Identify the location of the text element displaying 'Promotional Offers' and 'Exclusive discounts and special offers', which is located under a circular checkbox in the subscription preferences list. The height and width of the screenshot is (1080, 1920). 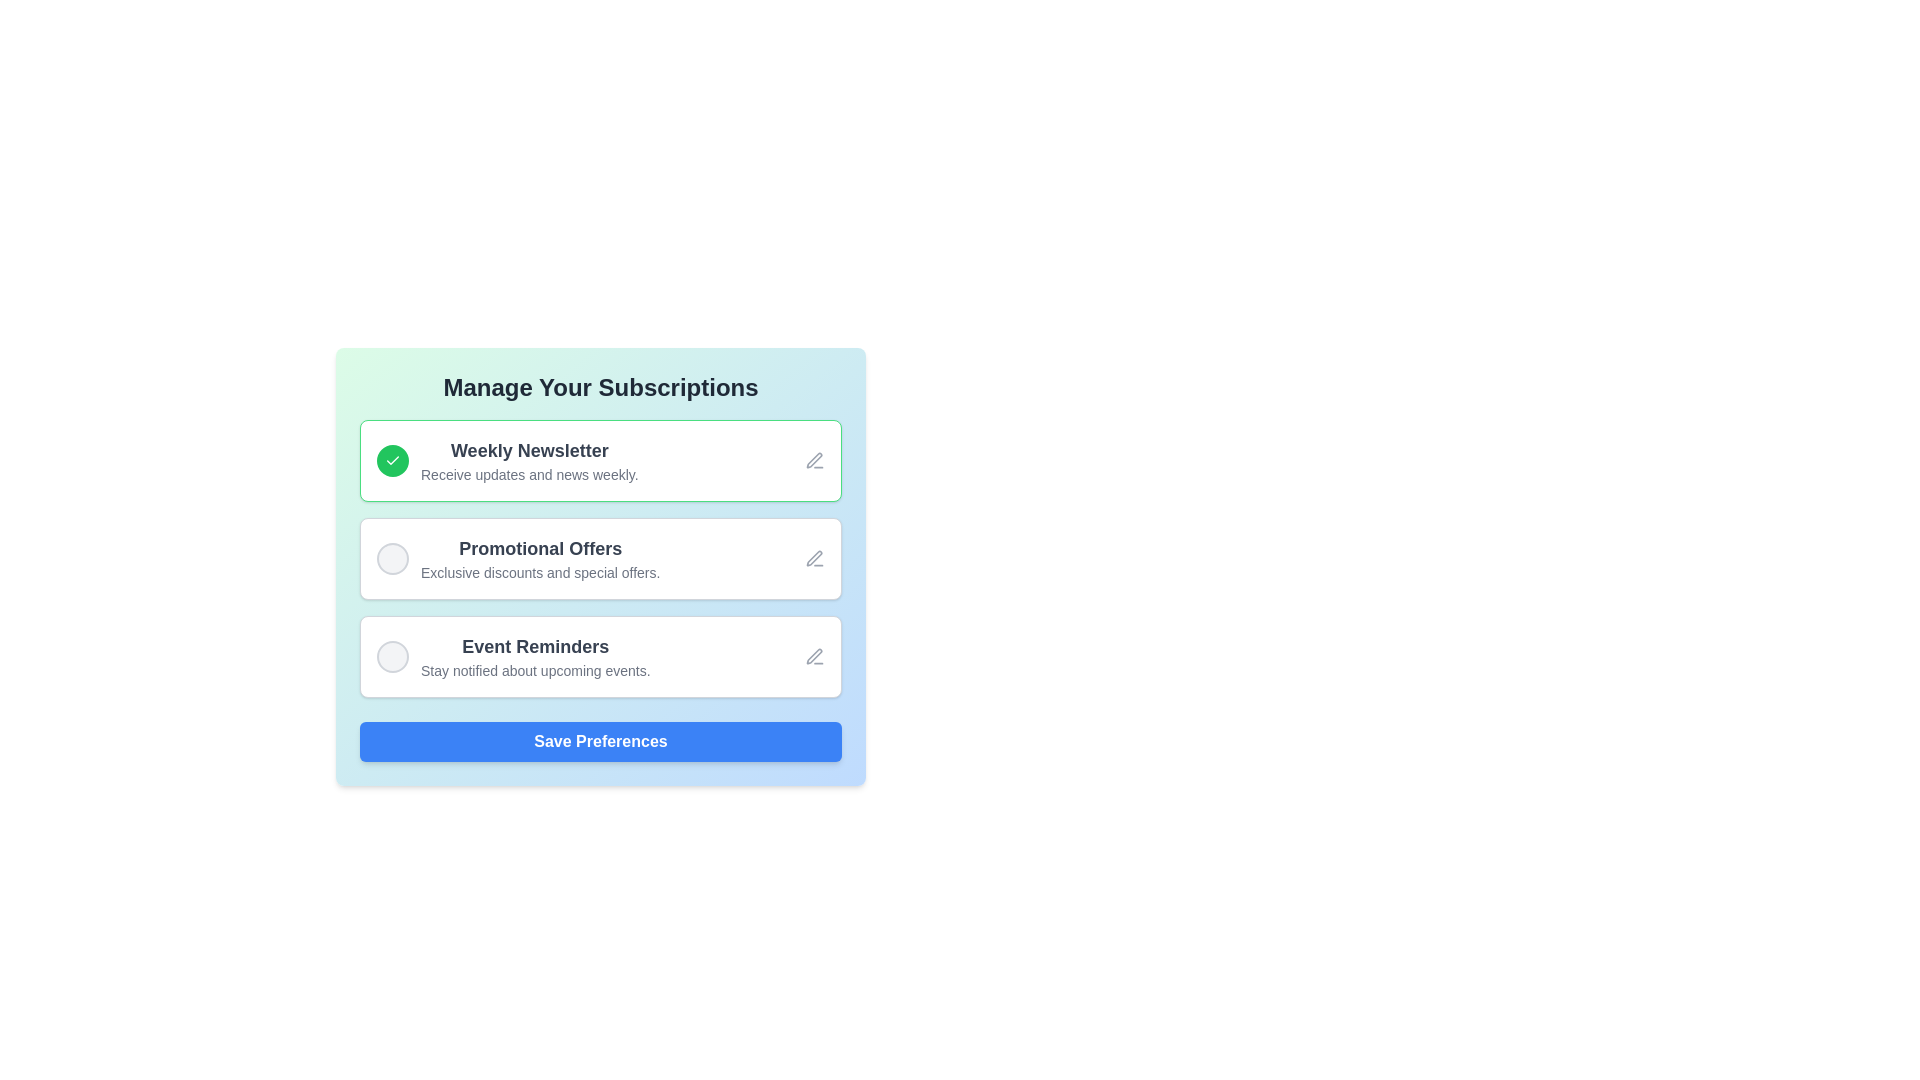
(540, 559).